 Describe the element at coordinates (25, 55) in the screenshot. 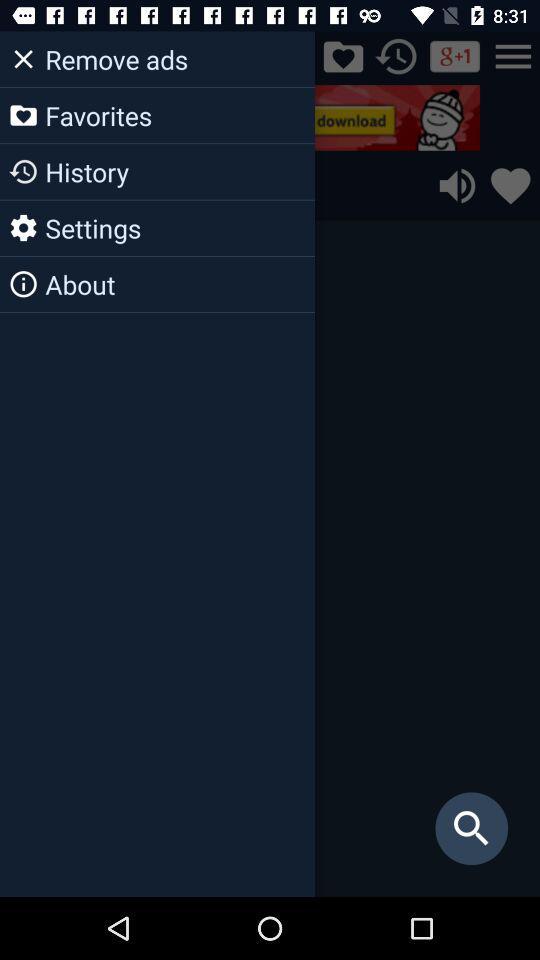

I see `the close icon` at that location.